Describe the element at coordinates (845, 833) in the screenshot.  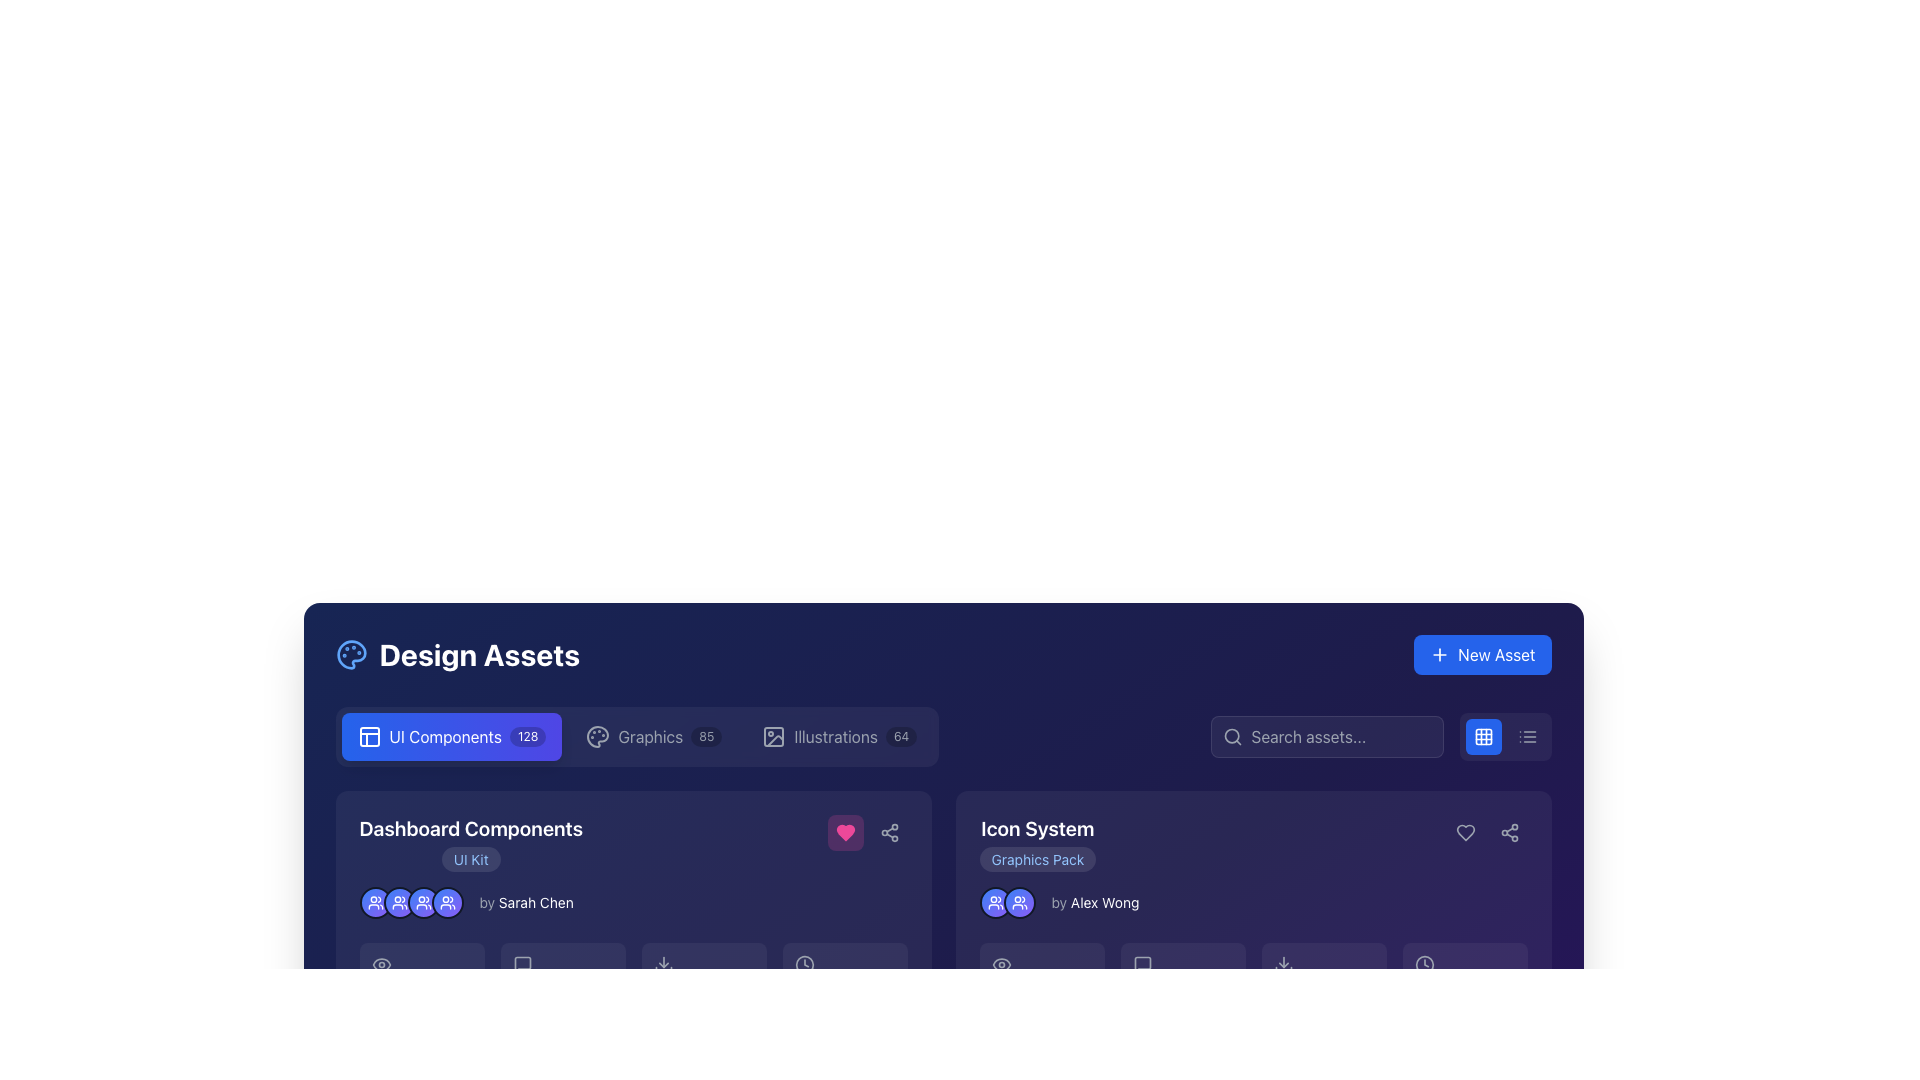
I see `the favorite button located in the top-right portion of the 'Dashboard Components' card` at that location.